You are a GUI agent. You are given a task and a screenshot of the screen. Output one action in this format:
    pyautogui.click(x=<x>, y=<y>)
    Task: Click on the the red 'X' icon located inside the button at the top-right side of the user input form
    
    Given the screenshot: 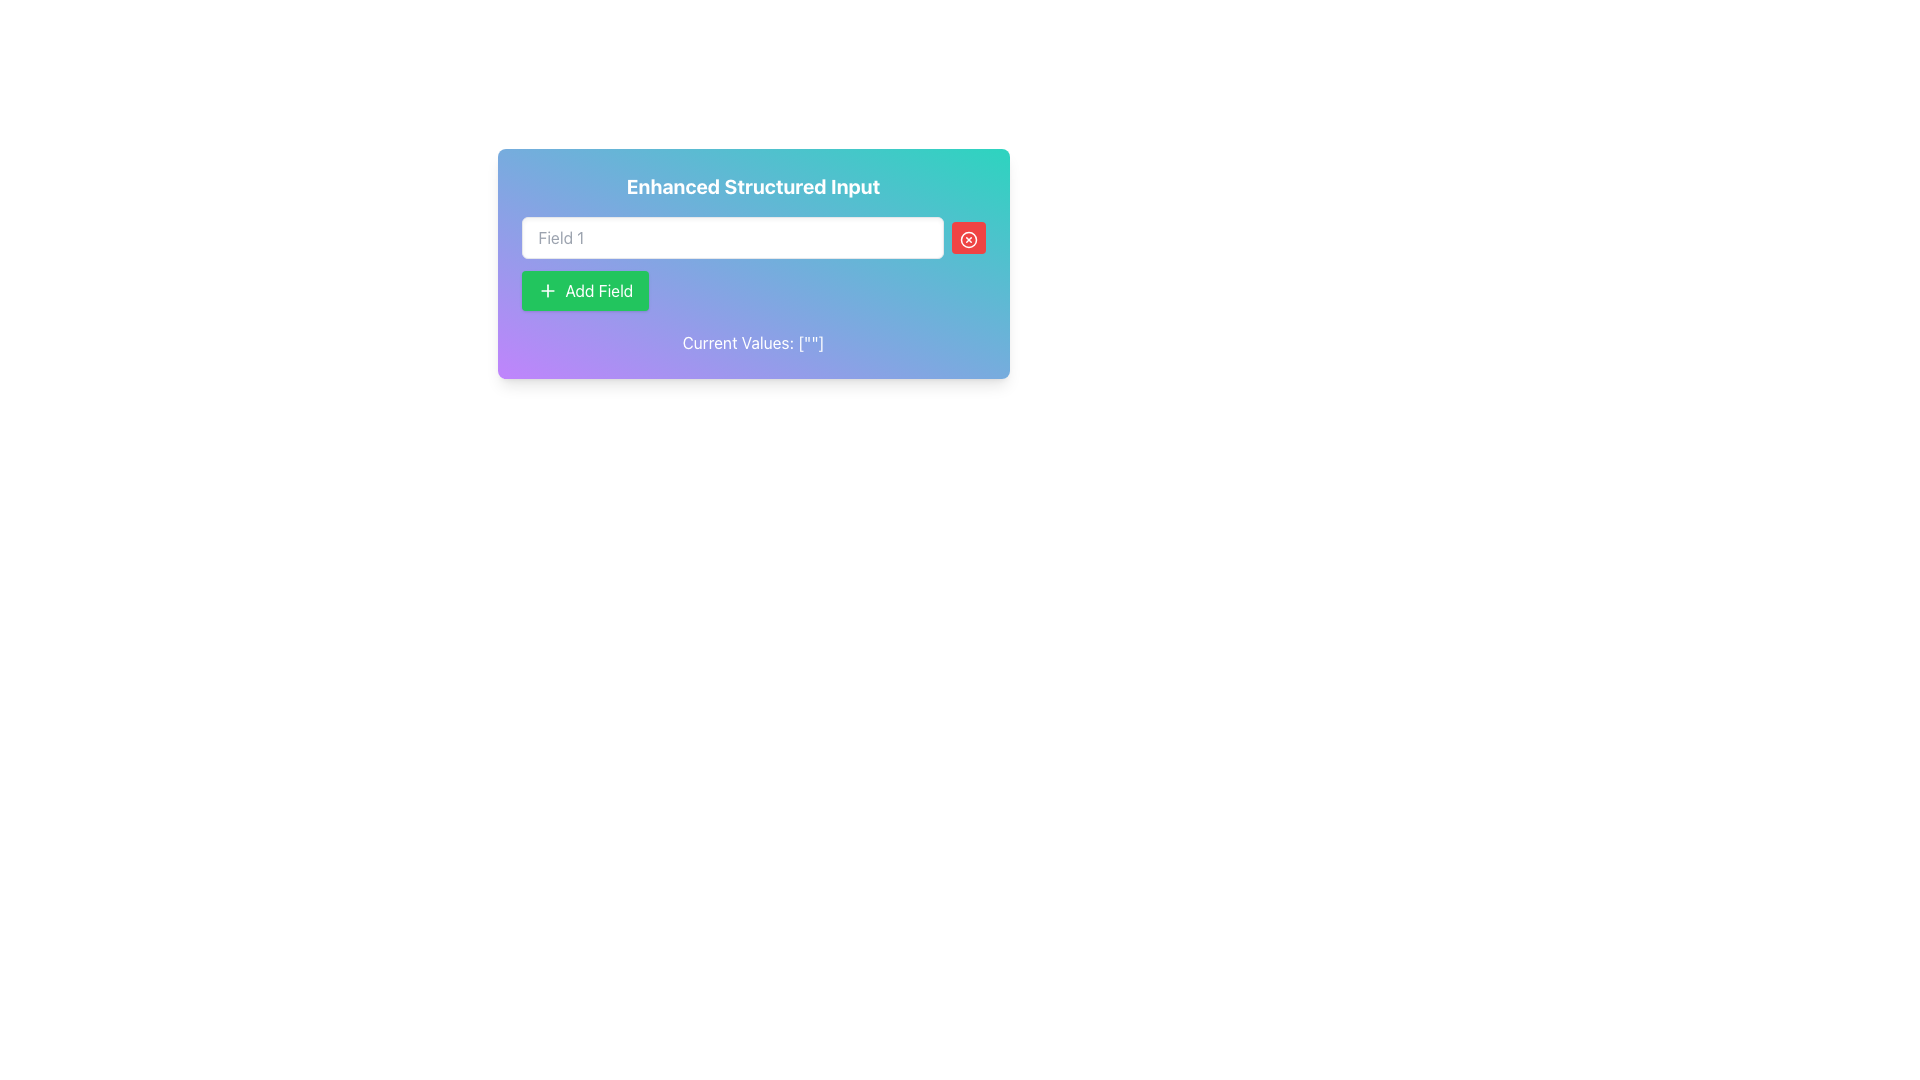 What is the action you would take?
    pyautogui.click(x=968, y=238)
    